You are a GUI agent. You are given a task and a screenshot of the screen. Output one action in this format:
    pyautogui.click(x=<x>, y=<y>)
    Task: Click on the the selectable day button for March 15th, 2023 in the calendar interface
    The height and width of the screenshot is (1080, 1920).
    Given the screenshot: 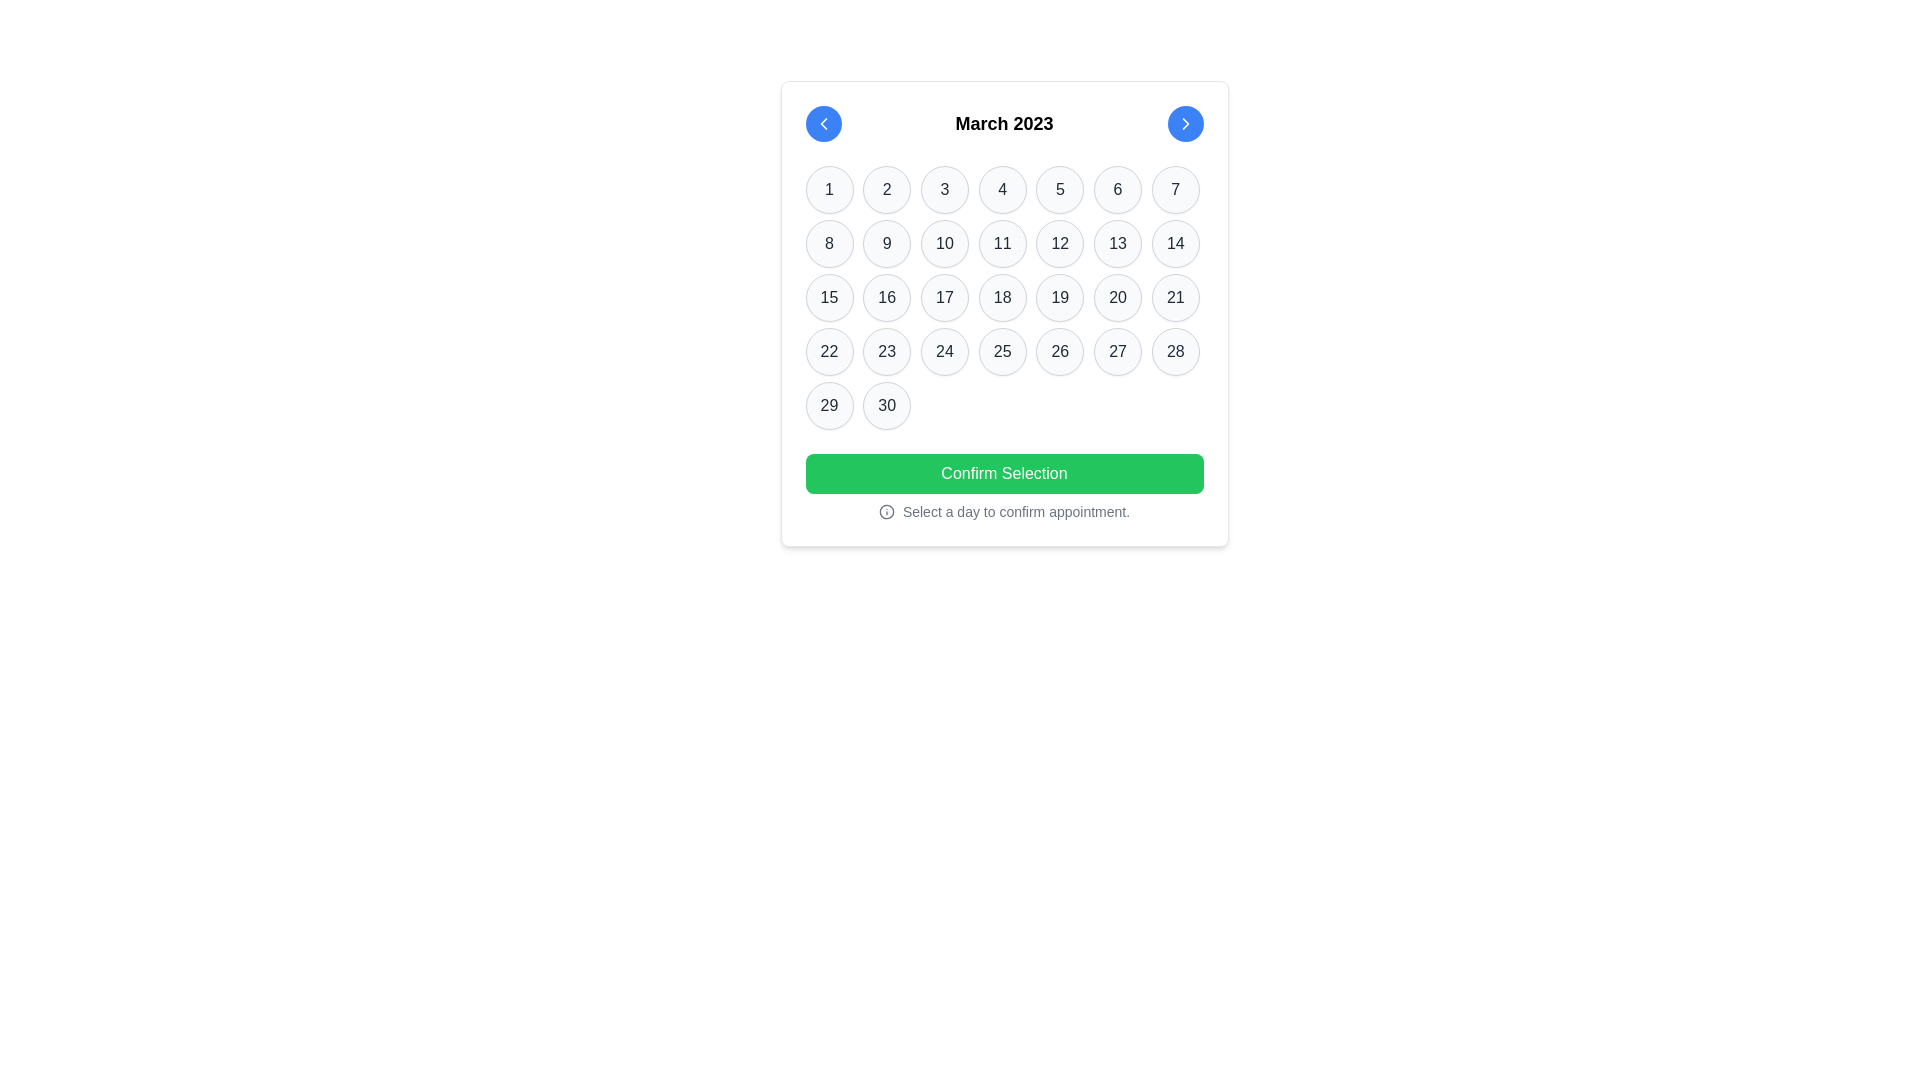 What is the action you would take?
    pyautogui.click(x=829, y=297)
    